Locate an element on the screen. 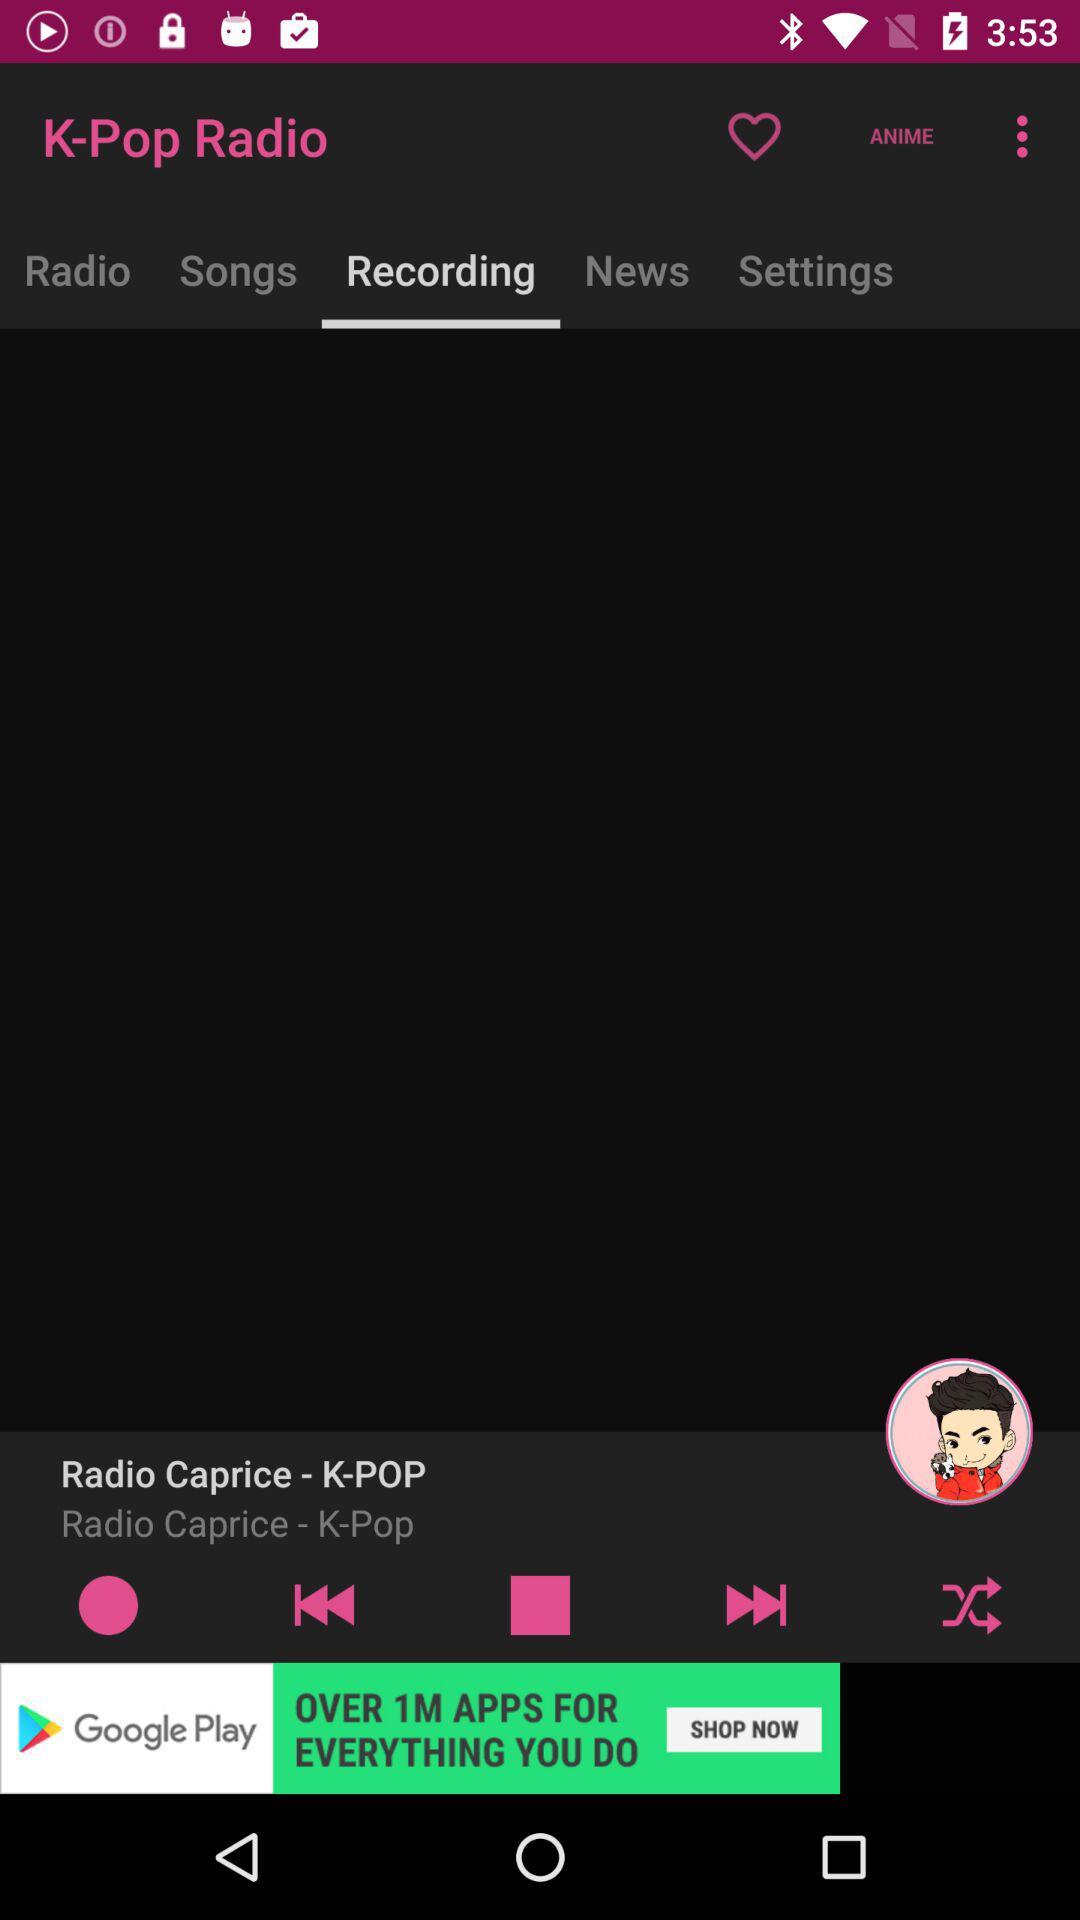 This screenshot has width=1080, height=1920. next is located at coordinates (971, 1604).